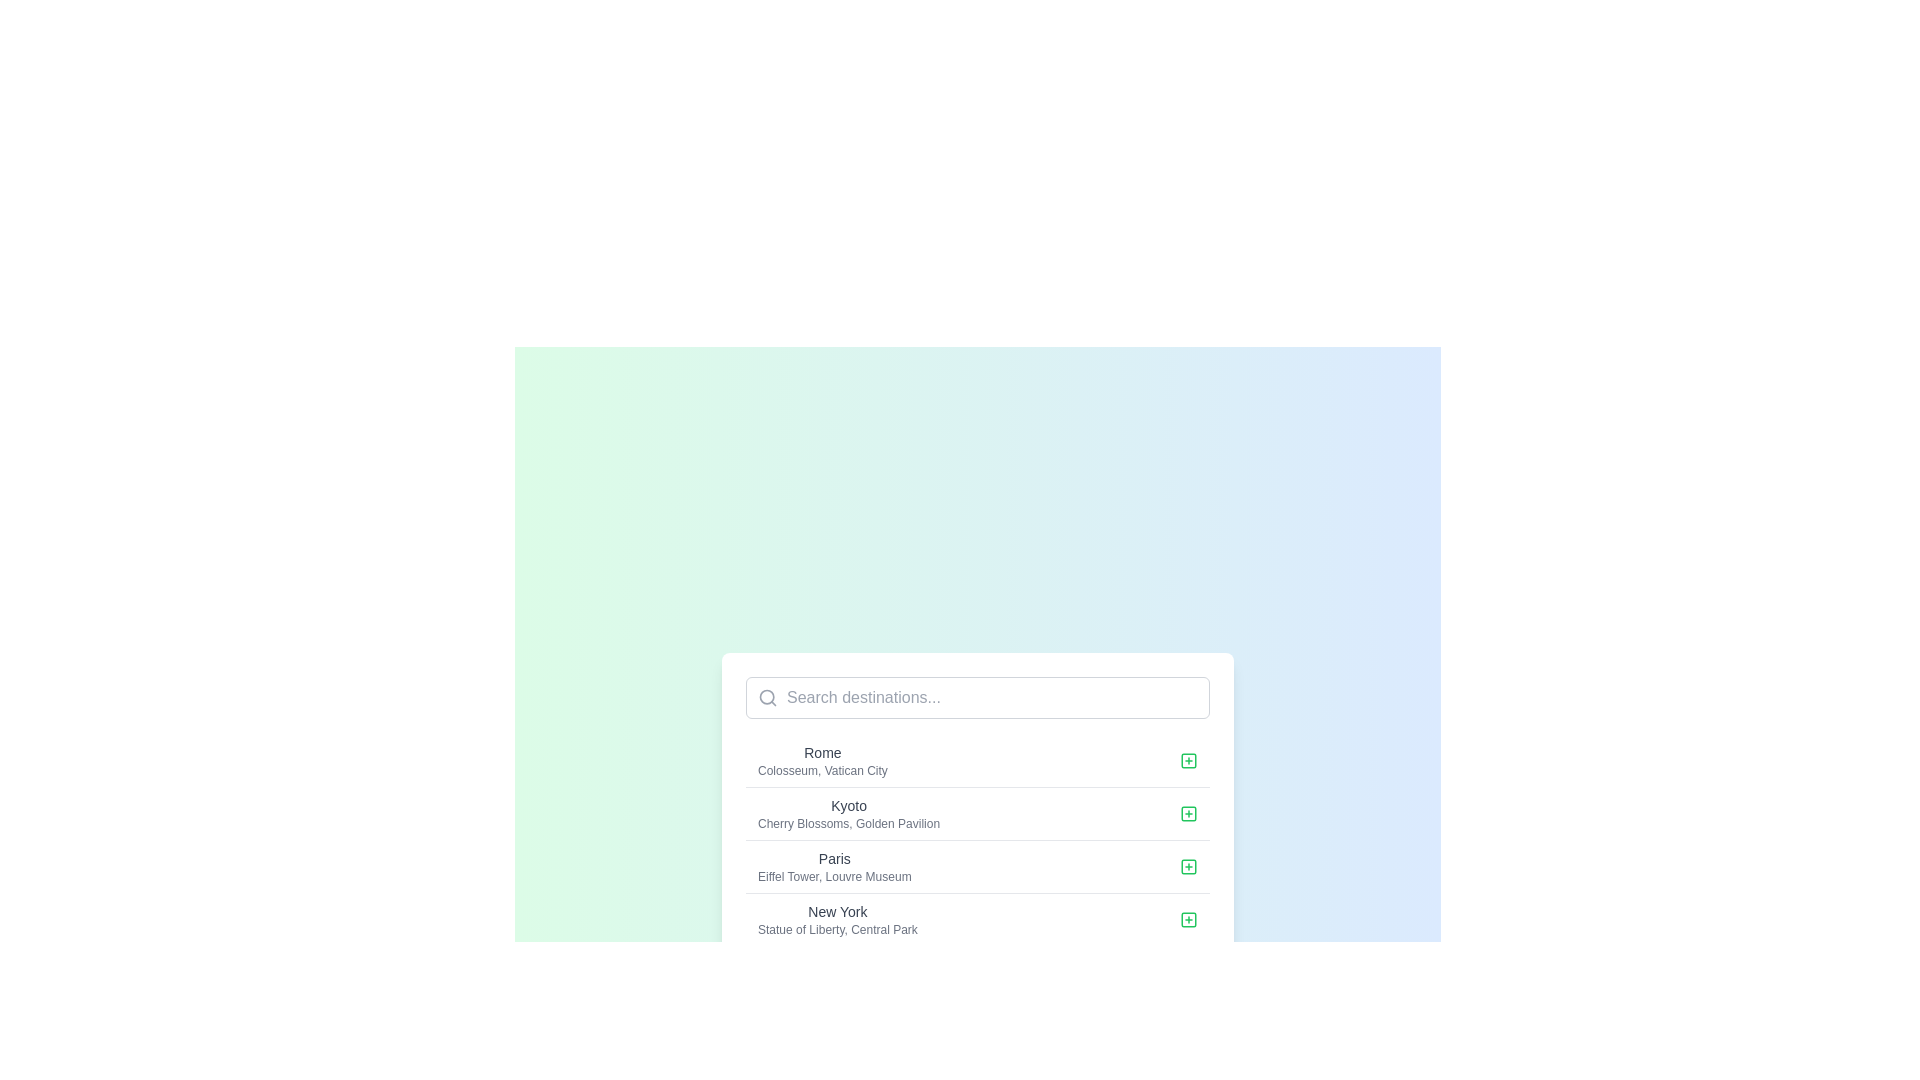  I want to click on the circular part of the magnifying glass icon located in the upper-left corner of the search input field, so click(766, 696).